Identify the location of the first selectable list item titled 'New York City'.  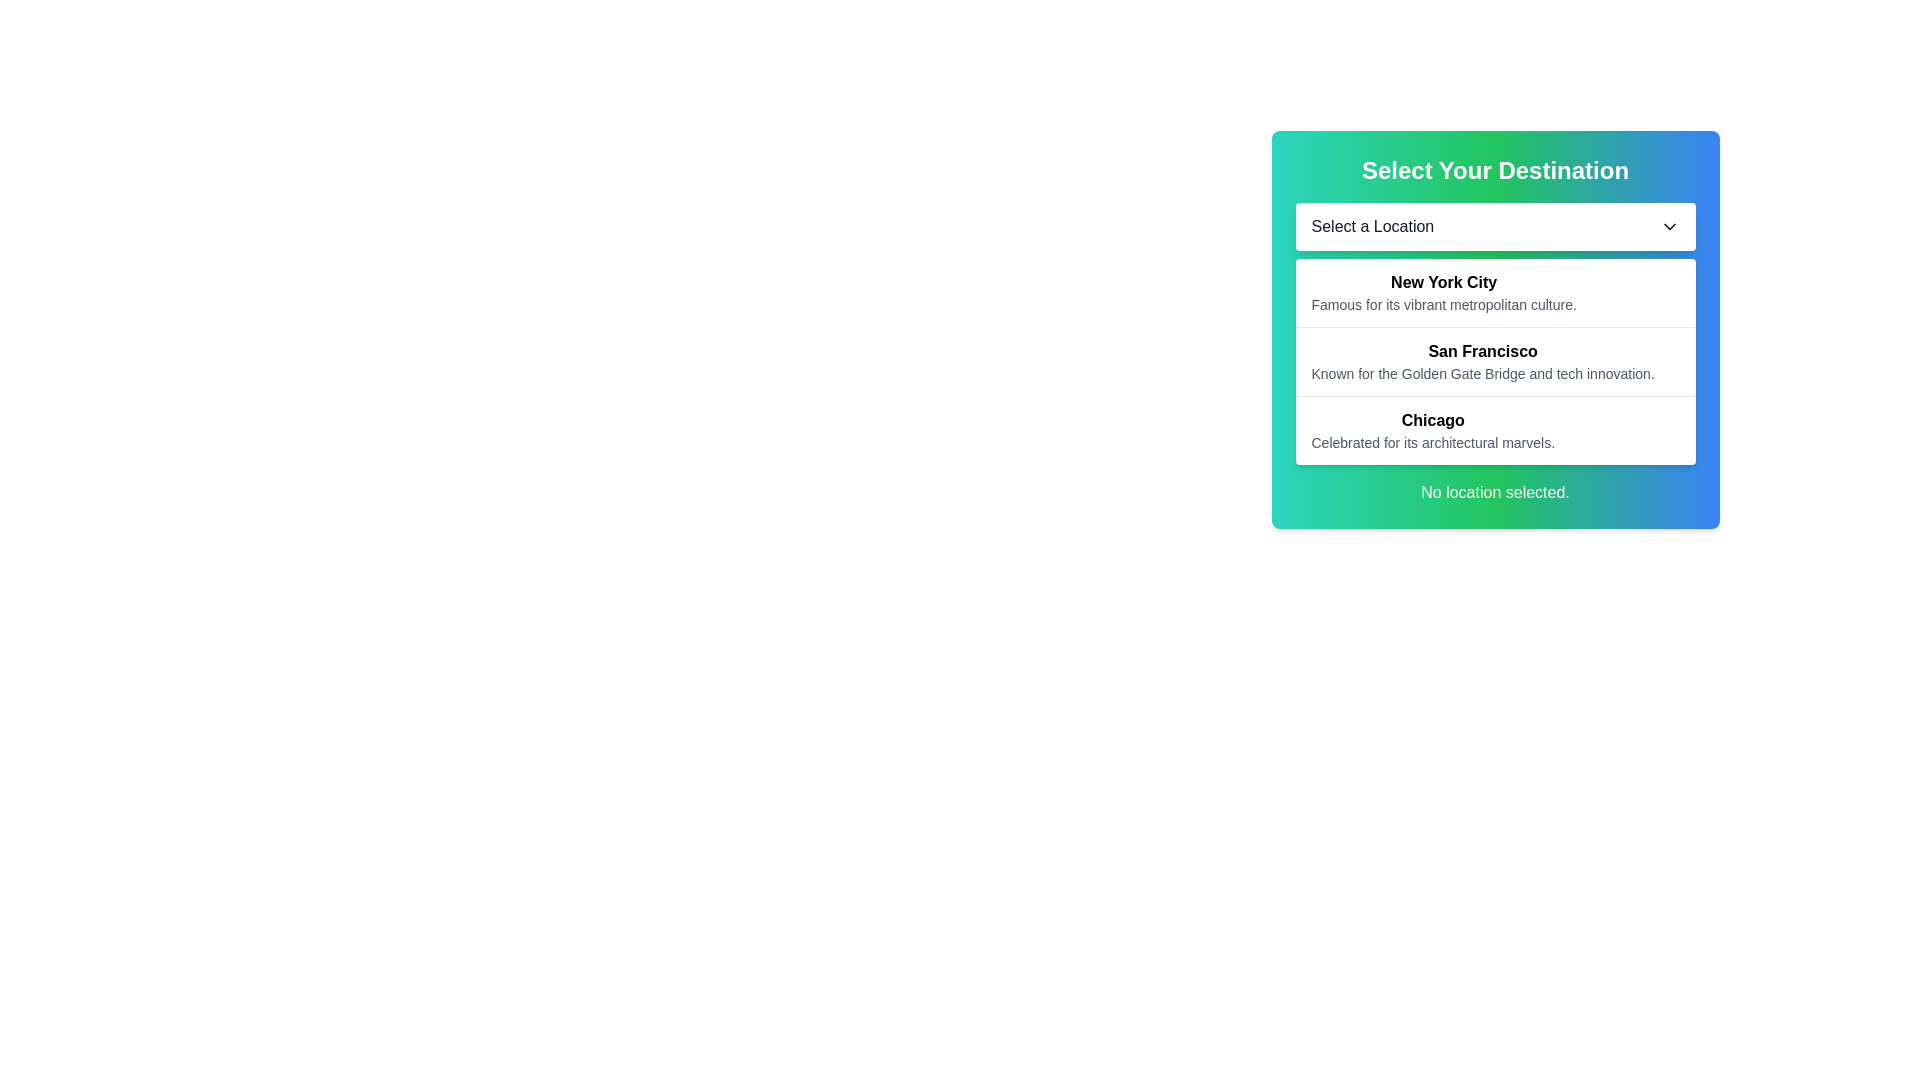
(1495, 293).